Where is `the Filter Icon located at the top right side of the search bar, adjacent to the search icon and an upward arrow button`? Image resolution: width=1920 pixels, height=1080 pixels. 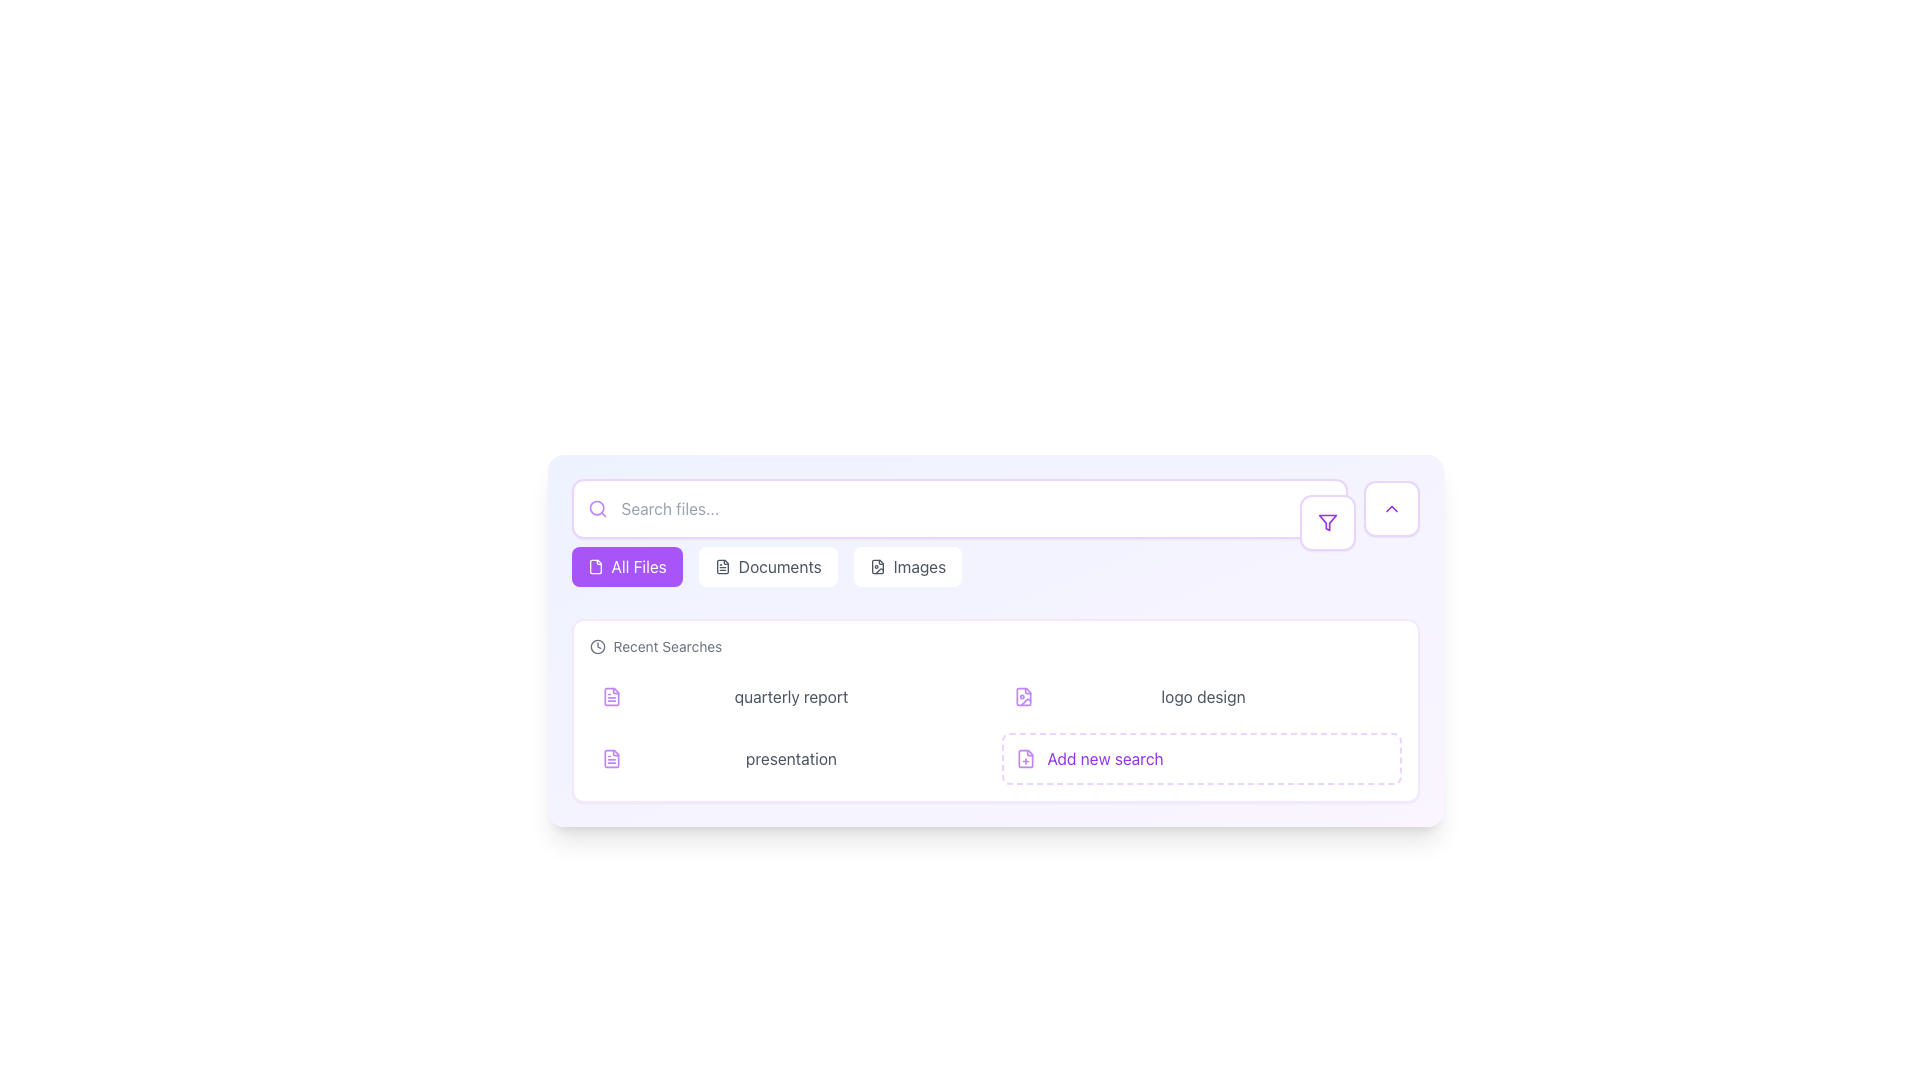 the Filter Icon located at the top right side of the search bar, adjacent to the search icon and an upward arrow button is located at coordinates (1327, 522).